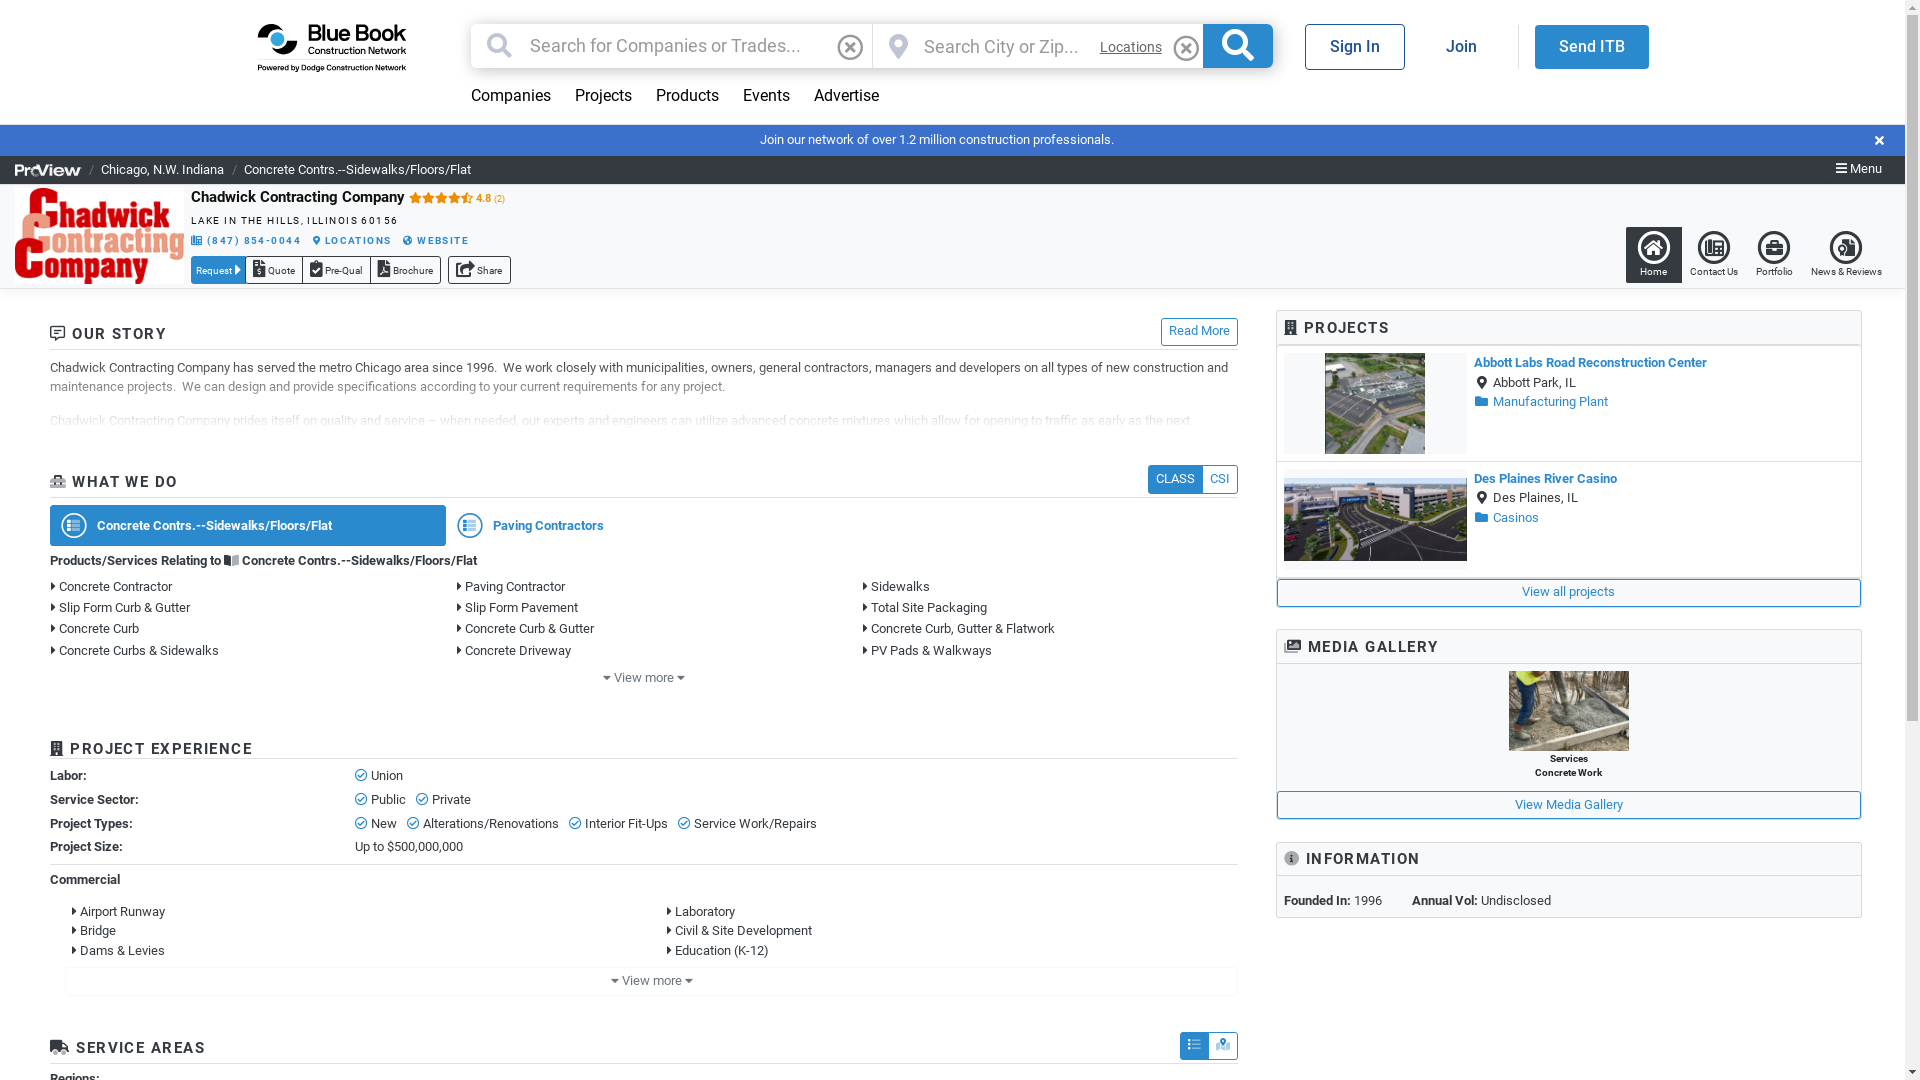 The image size is (1920, 1080). Describe the element at coordinates (435, 239) in the screenshot. I see `'WEBSITE'` at that location.